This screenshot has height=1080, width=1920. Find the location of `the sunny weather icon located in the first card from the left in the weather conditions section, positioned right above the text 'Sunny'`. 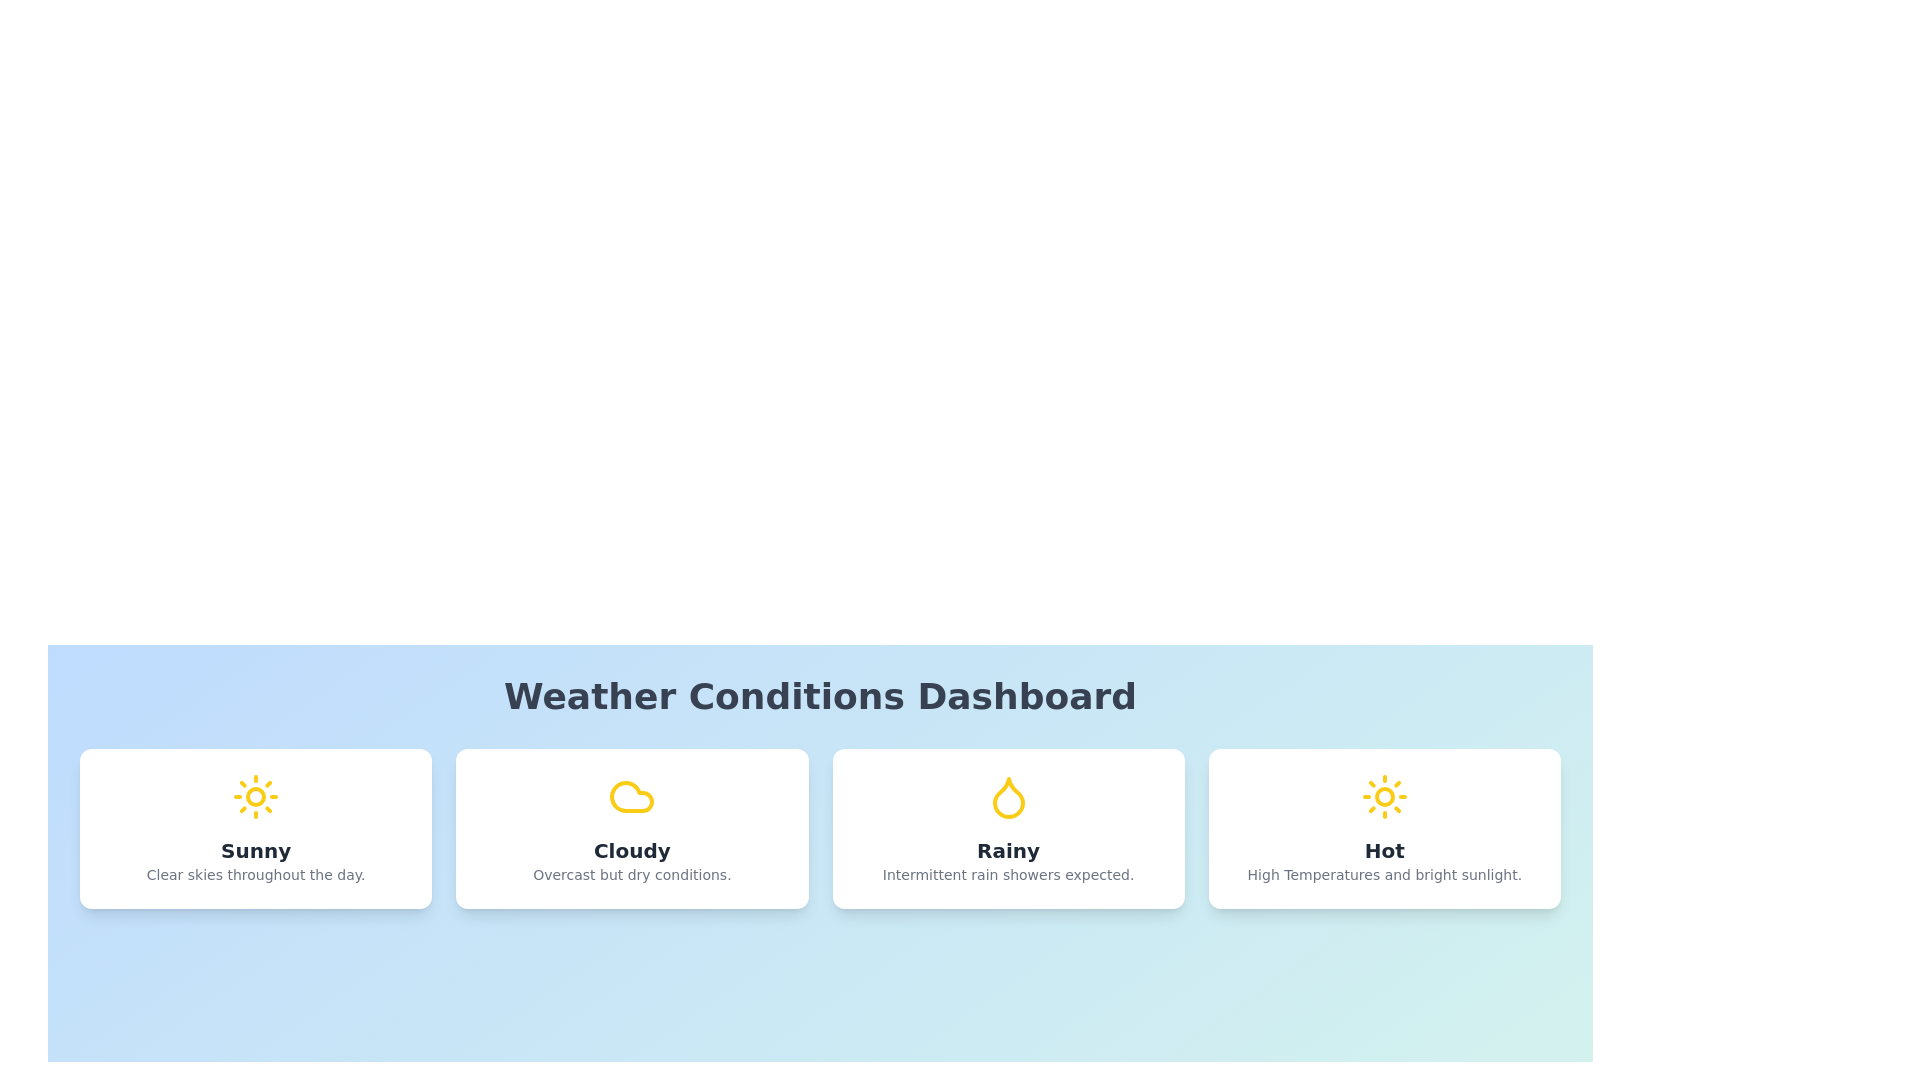

the sunny weather icon located in the first card from the left in the weather conditions section, positioned right above the text 'Sunny' is located at coordinates (255, 796).